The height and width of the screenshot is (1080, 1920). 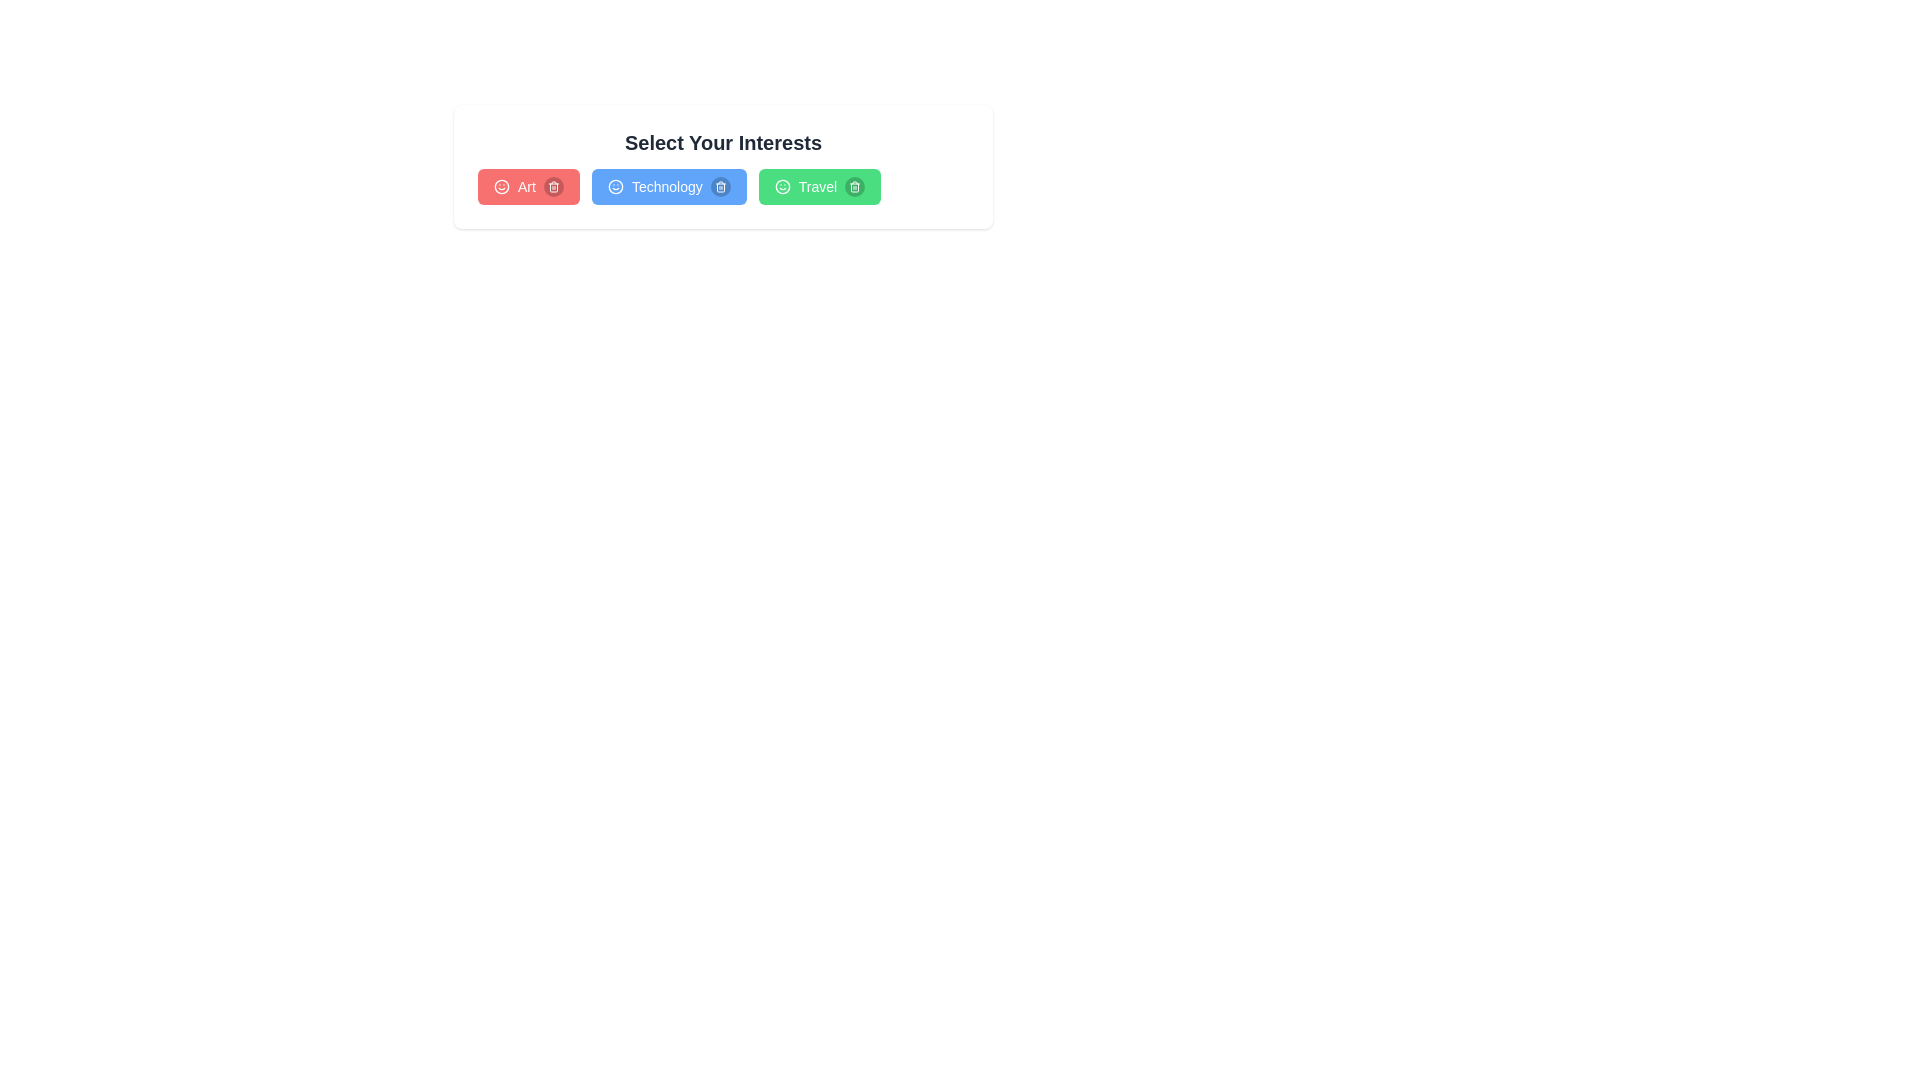 What do you see at coordinates (668, 186) in the screenshot?
I see `the button corresponding to Technology to select it` at bounding box center [668, 186].